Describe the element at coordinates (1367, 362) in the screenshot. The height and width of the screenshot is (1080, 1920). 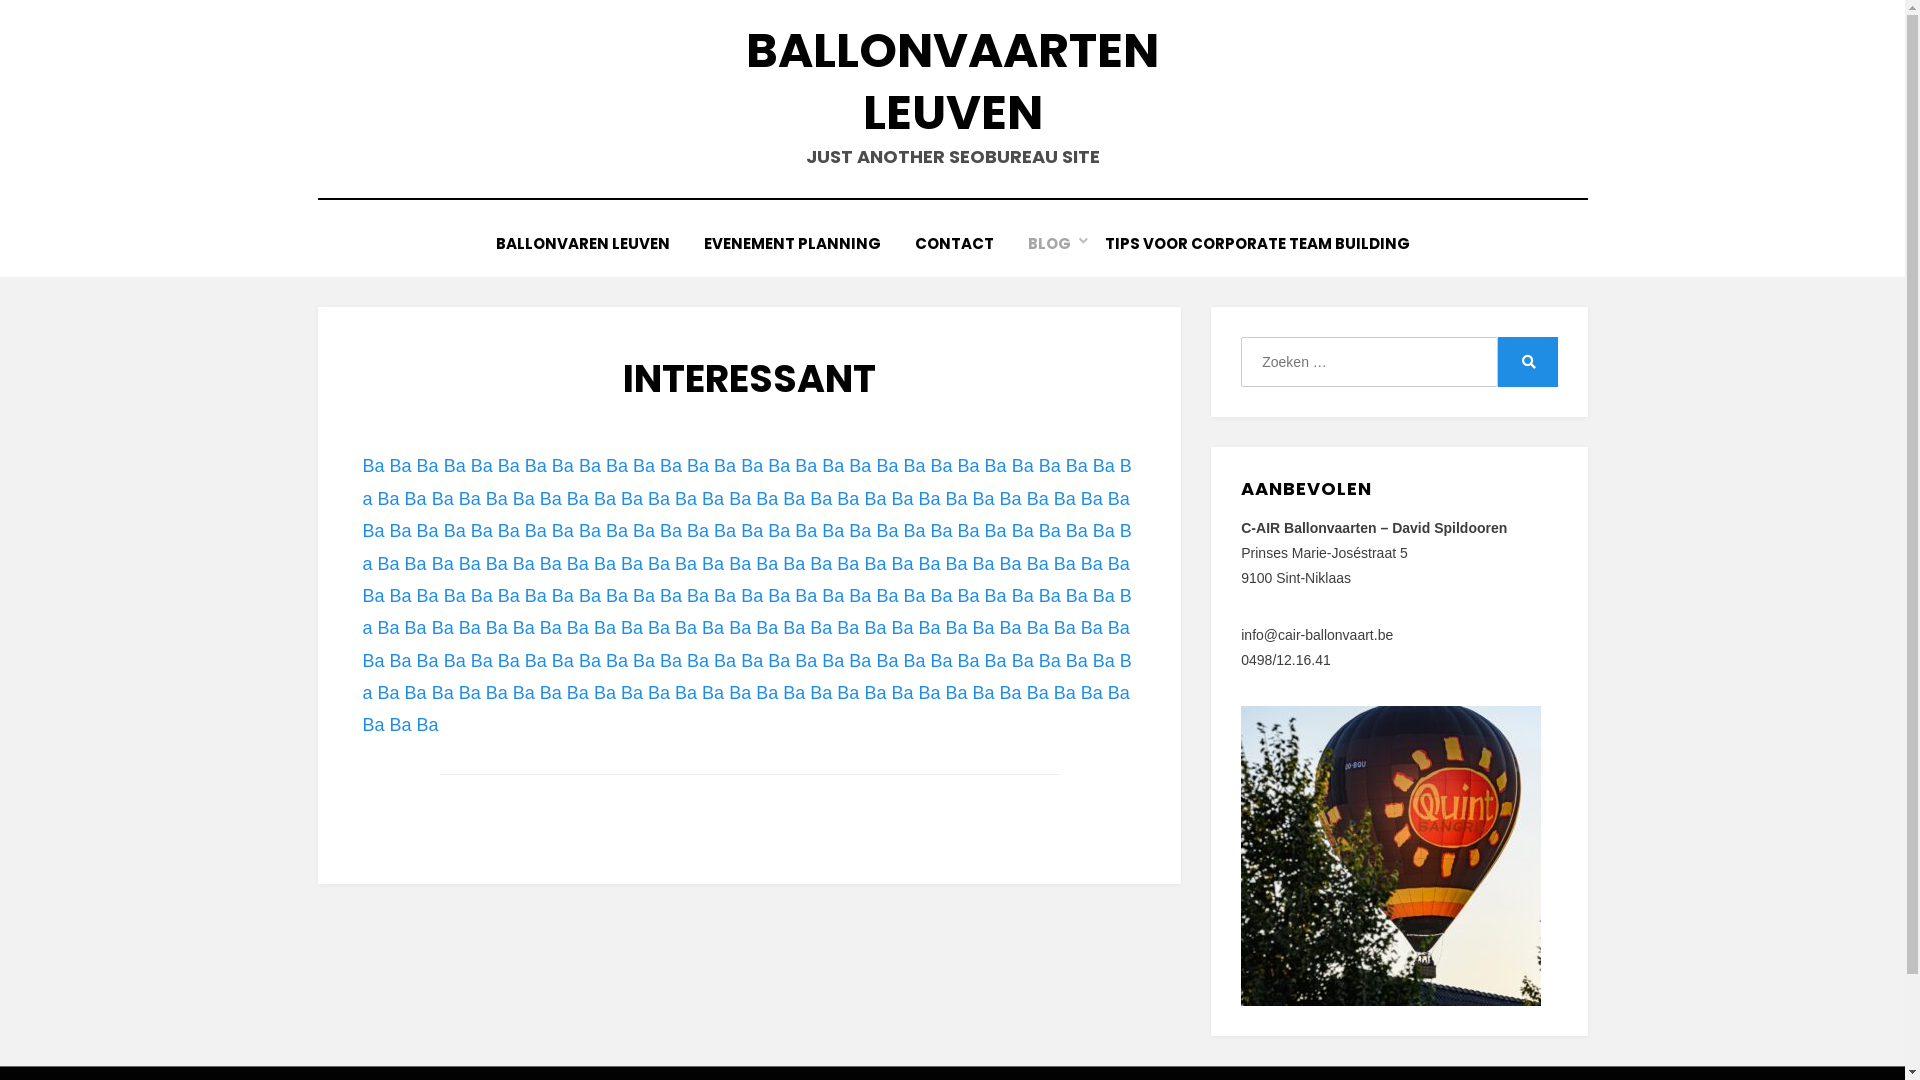
I see `'Zoeken naar:'` at that location.